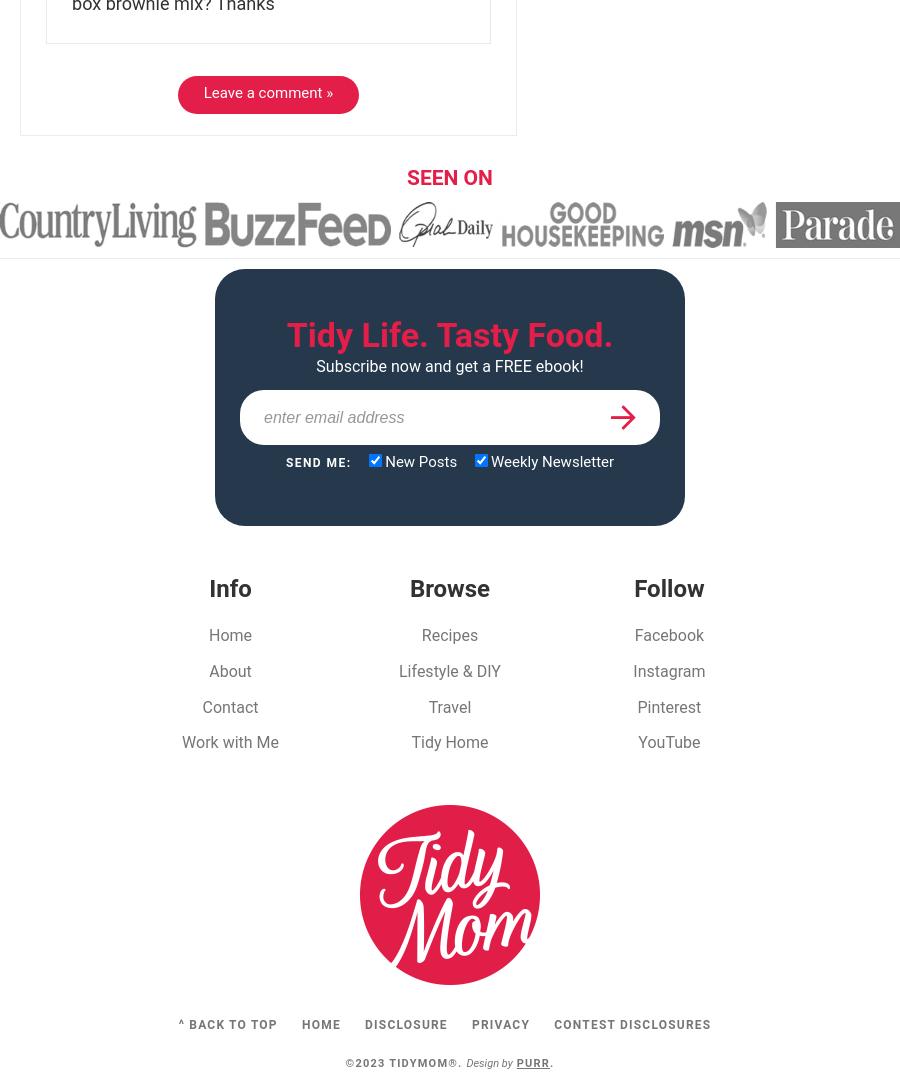 Image resolution: width=900 pixels, height=1072 pixels. What do you see at coordinates (405, 1023) in the screenshot?
I see `'Disclosure'` at bounding box center [405, 1023].